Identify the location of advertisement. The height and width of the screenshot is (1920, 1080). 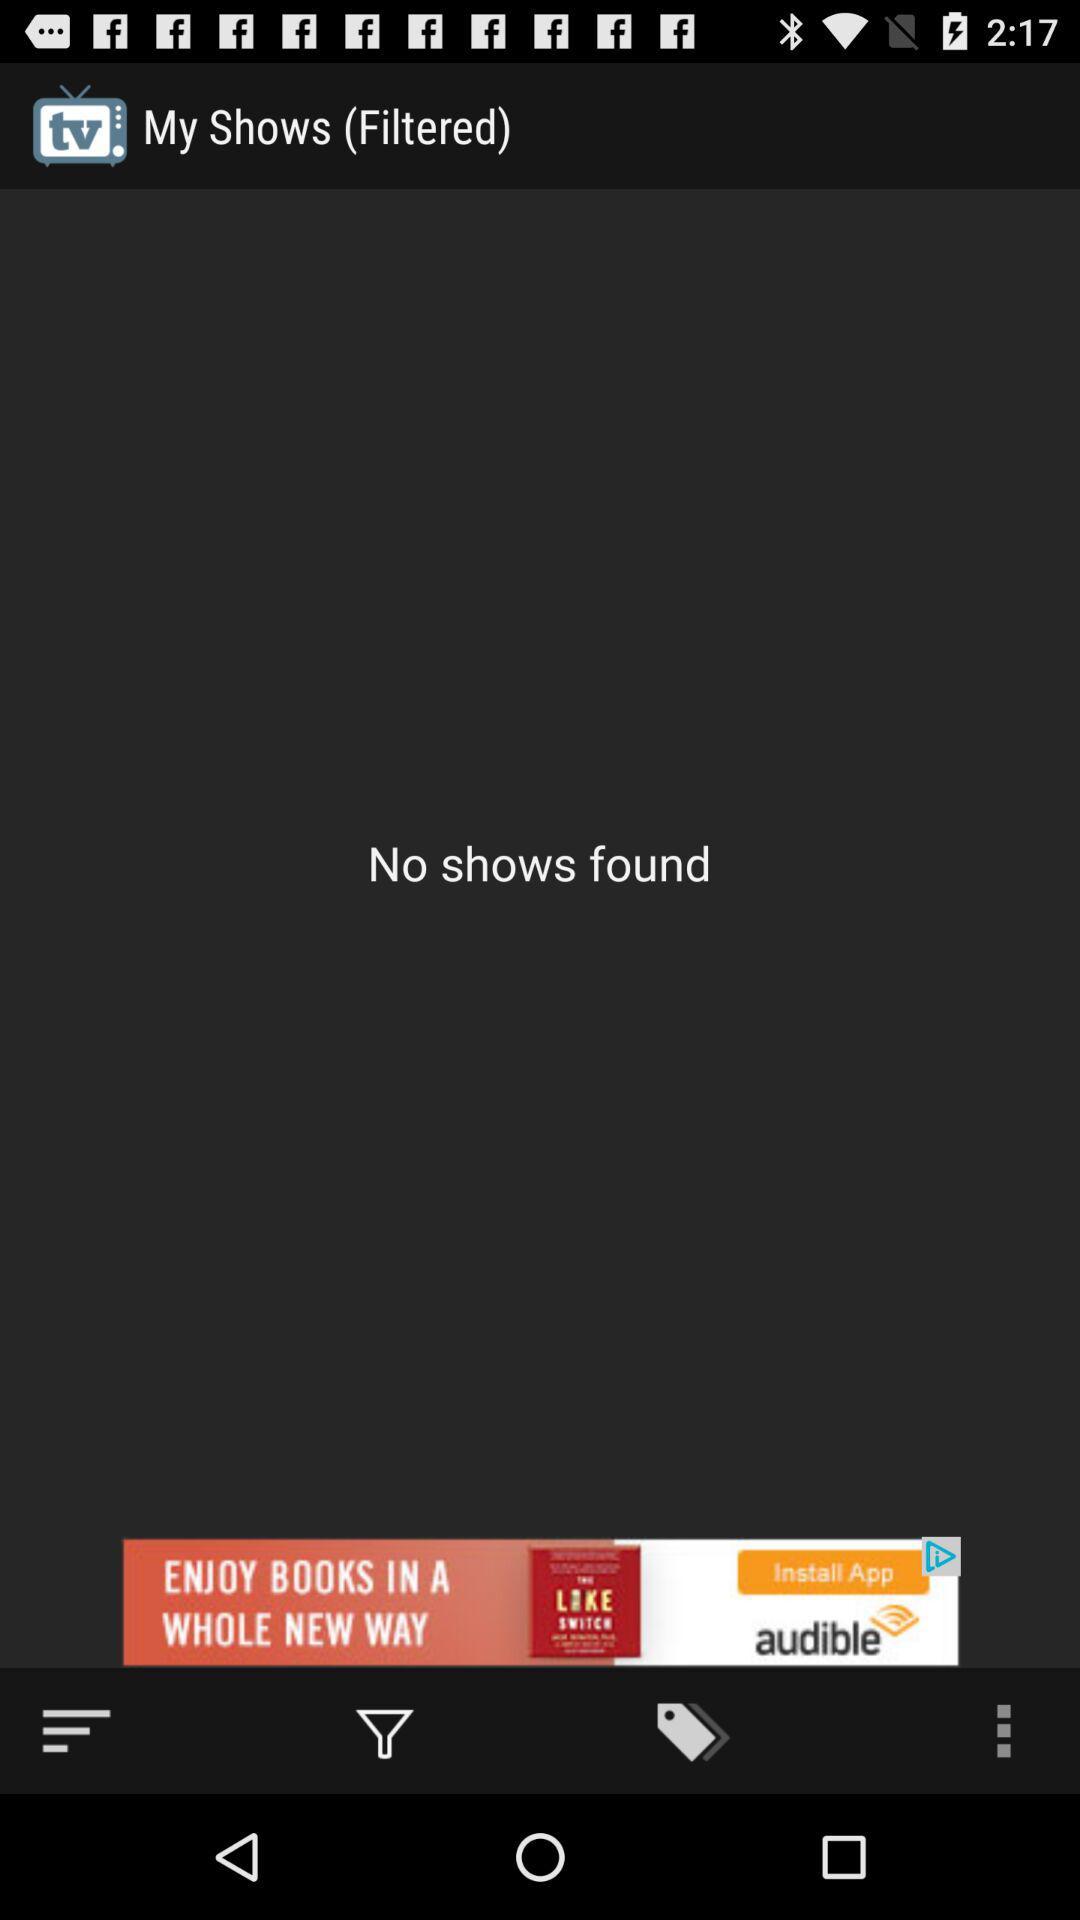
(540, 1602).